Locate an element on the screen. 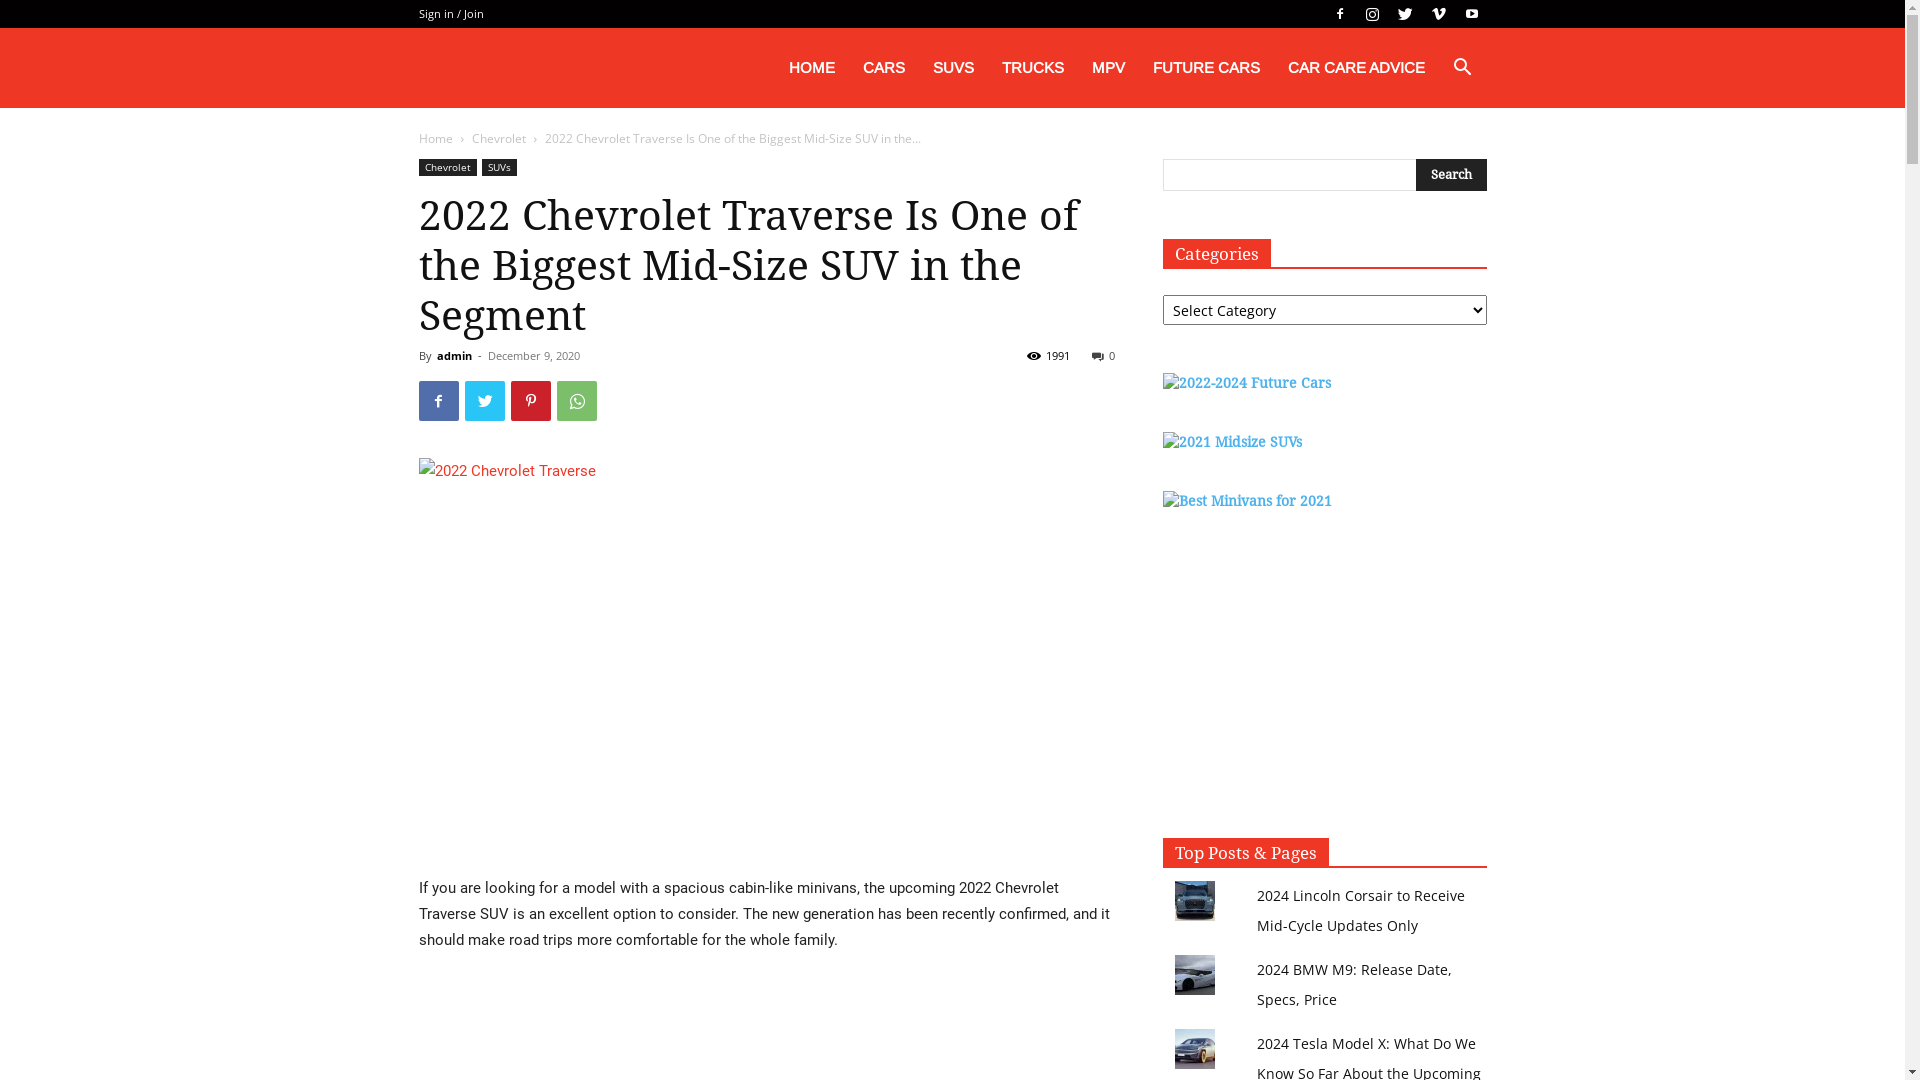 The image size is (1920, 1080). 'HOME' is located at coordinates (772, 67).